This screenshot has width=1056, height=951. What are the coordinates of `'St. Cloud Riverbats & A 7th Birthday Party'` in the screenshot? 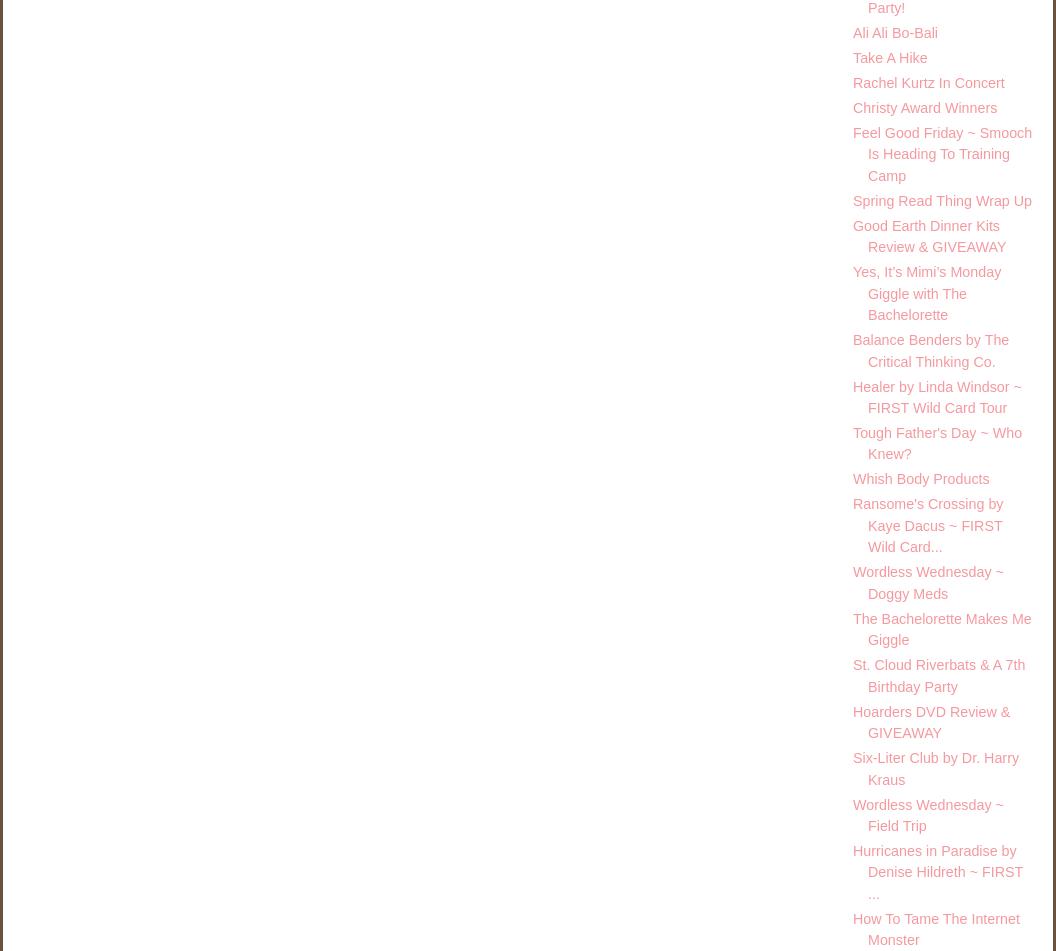 It's located at (938, 674).